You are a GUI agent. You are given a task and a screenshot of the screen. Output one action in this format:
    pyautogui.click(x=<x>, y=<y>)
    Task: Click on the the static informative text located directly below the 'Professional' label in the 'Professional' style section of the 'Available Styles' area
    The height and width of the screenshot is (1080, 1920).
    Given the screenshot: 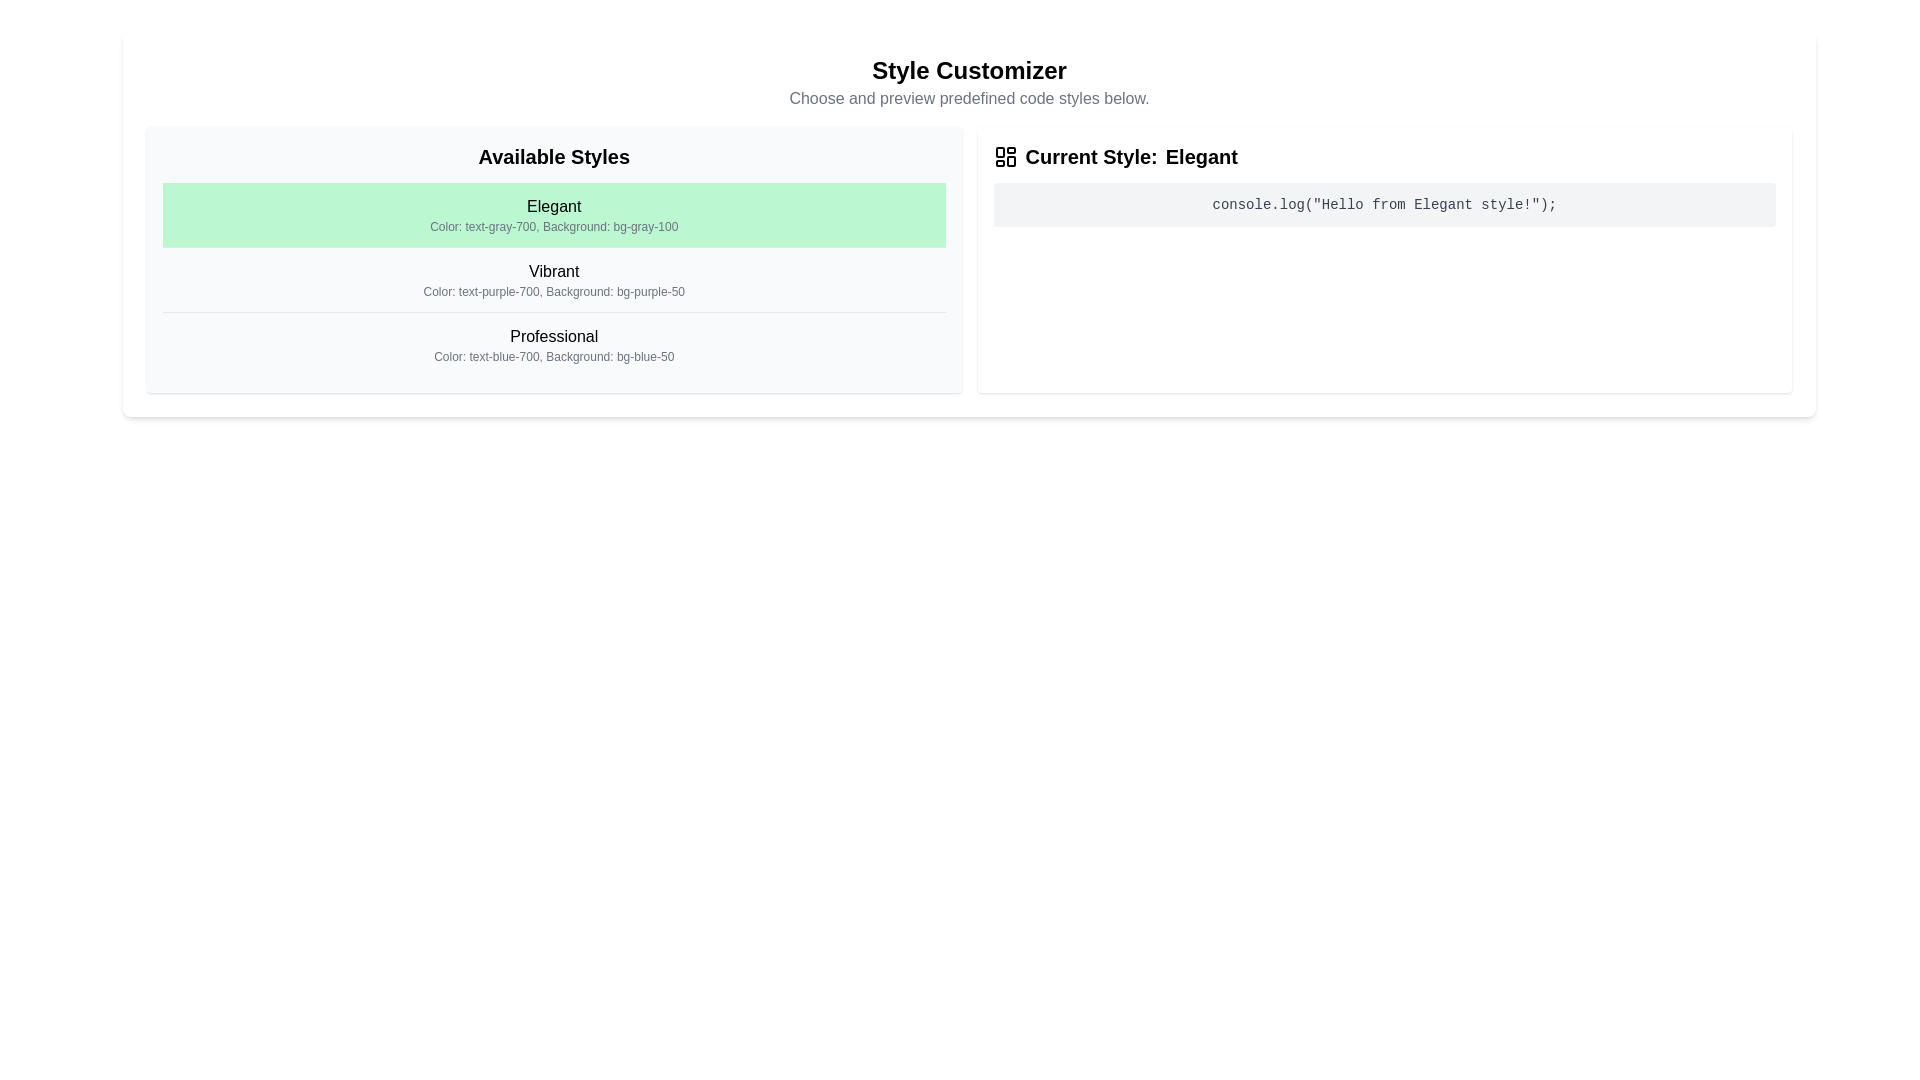 What is the action you would take?
    pyautogui.click(x=554, y=356)
    